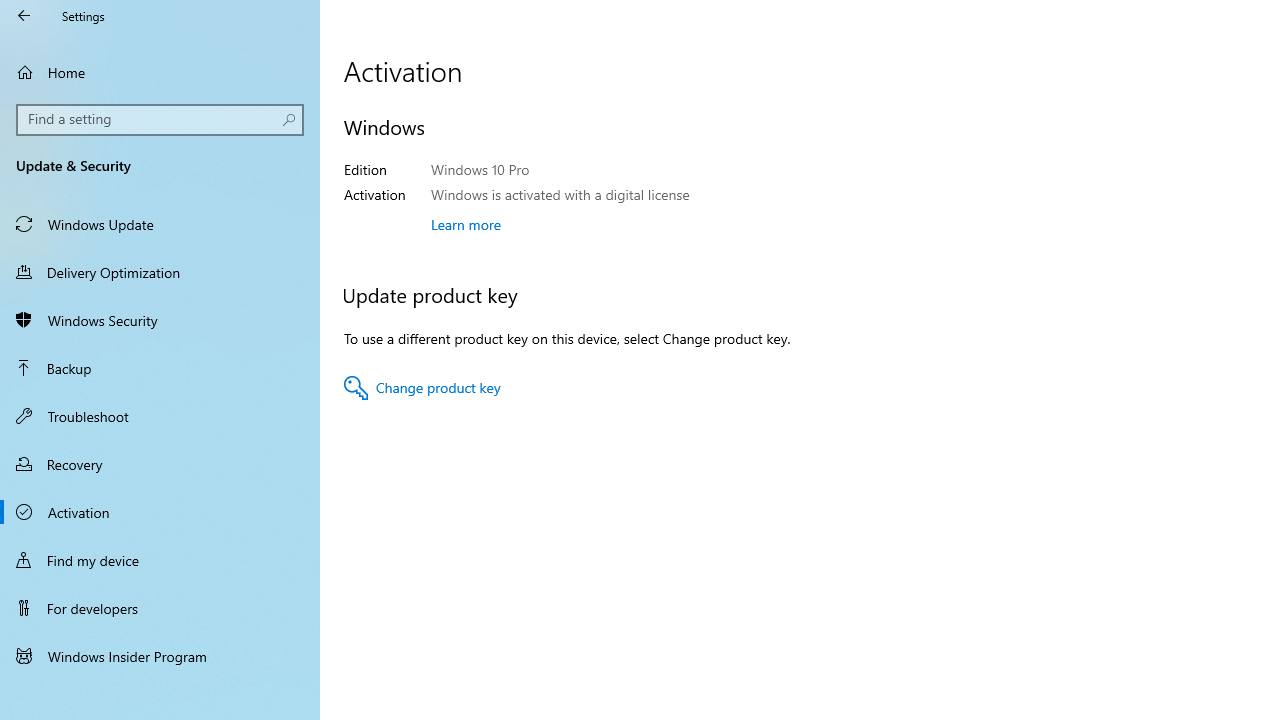  Describe the element at coordinates (160, 319) in the screenshot. I see `'Windows Security'` at that location.